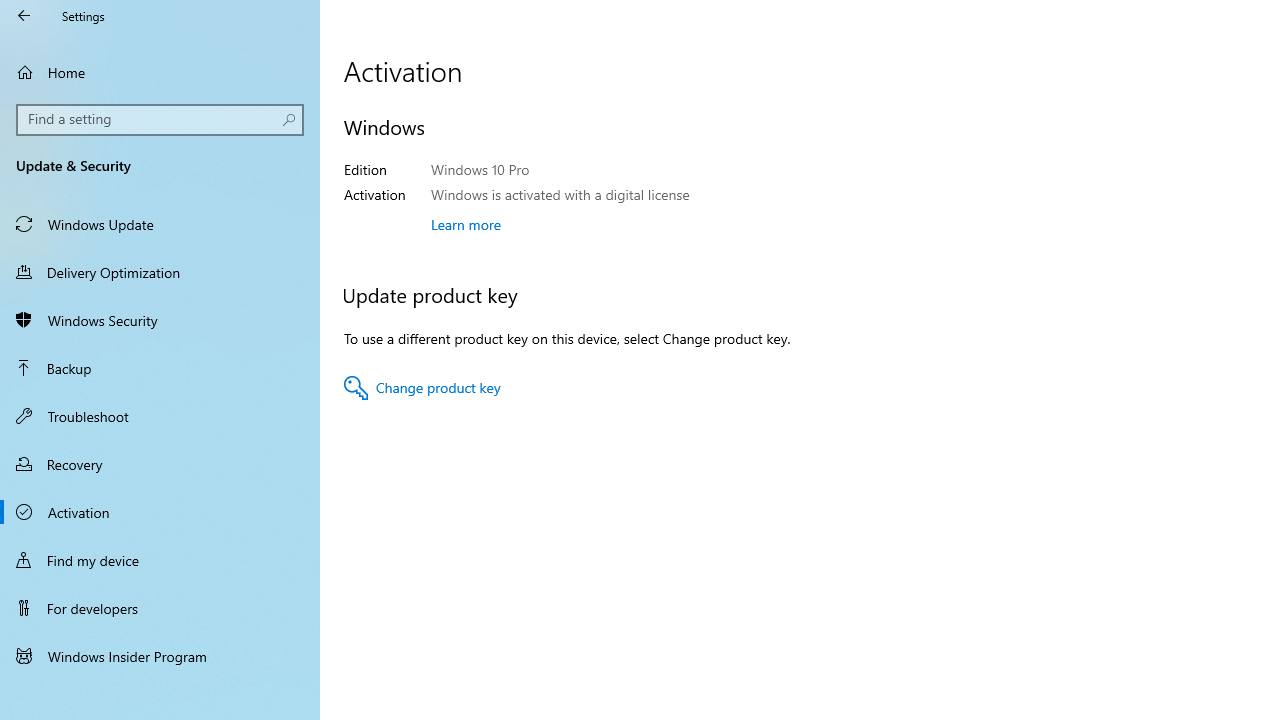  Describe the element at coordinates (160, 319) in the screenshot. I see `'Windows Security'` at that location.